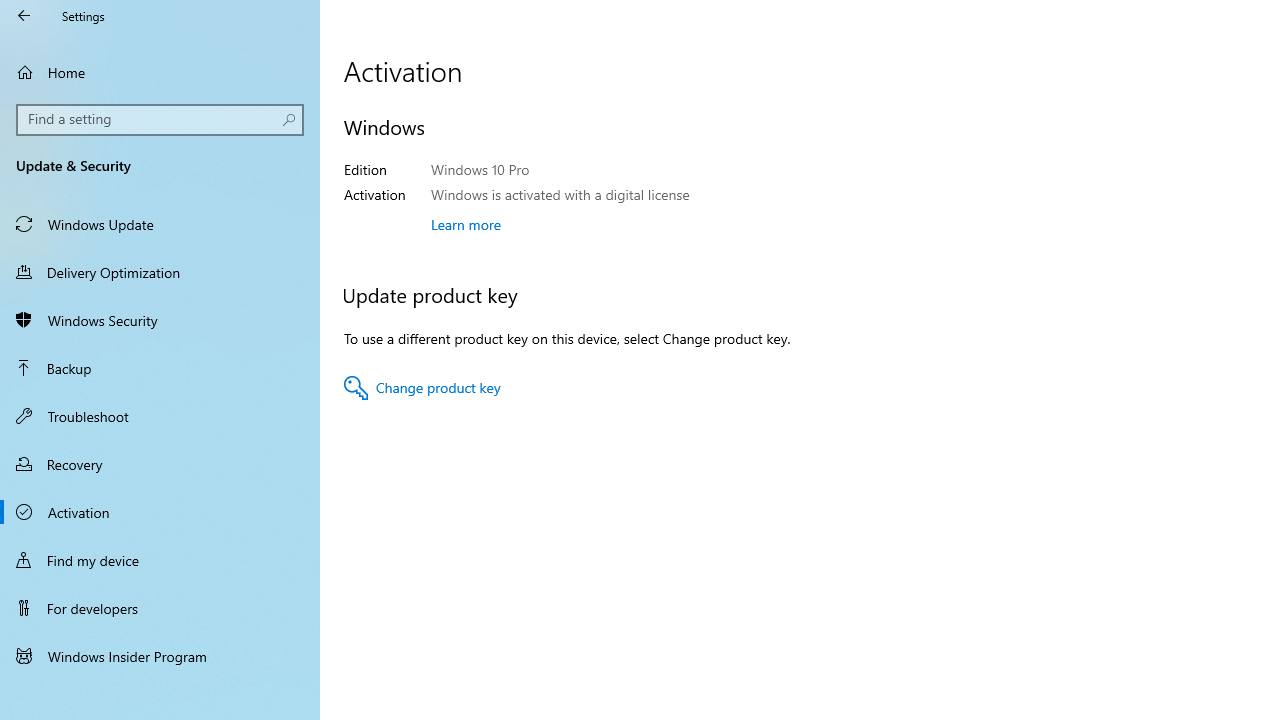  Describe the element at coordinates (160, 319) in the screenshot. I see `'Windows Security'` at that location.